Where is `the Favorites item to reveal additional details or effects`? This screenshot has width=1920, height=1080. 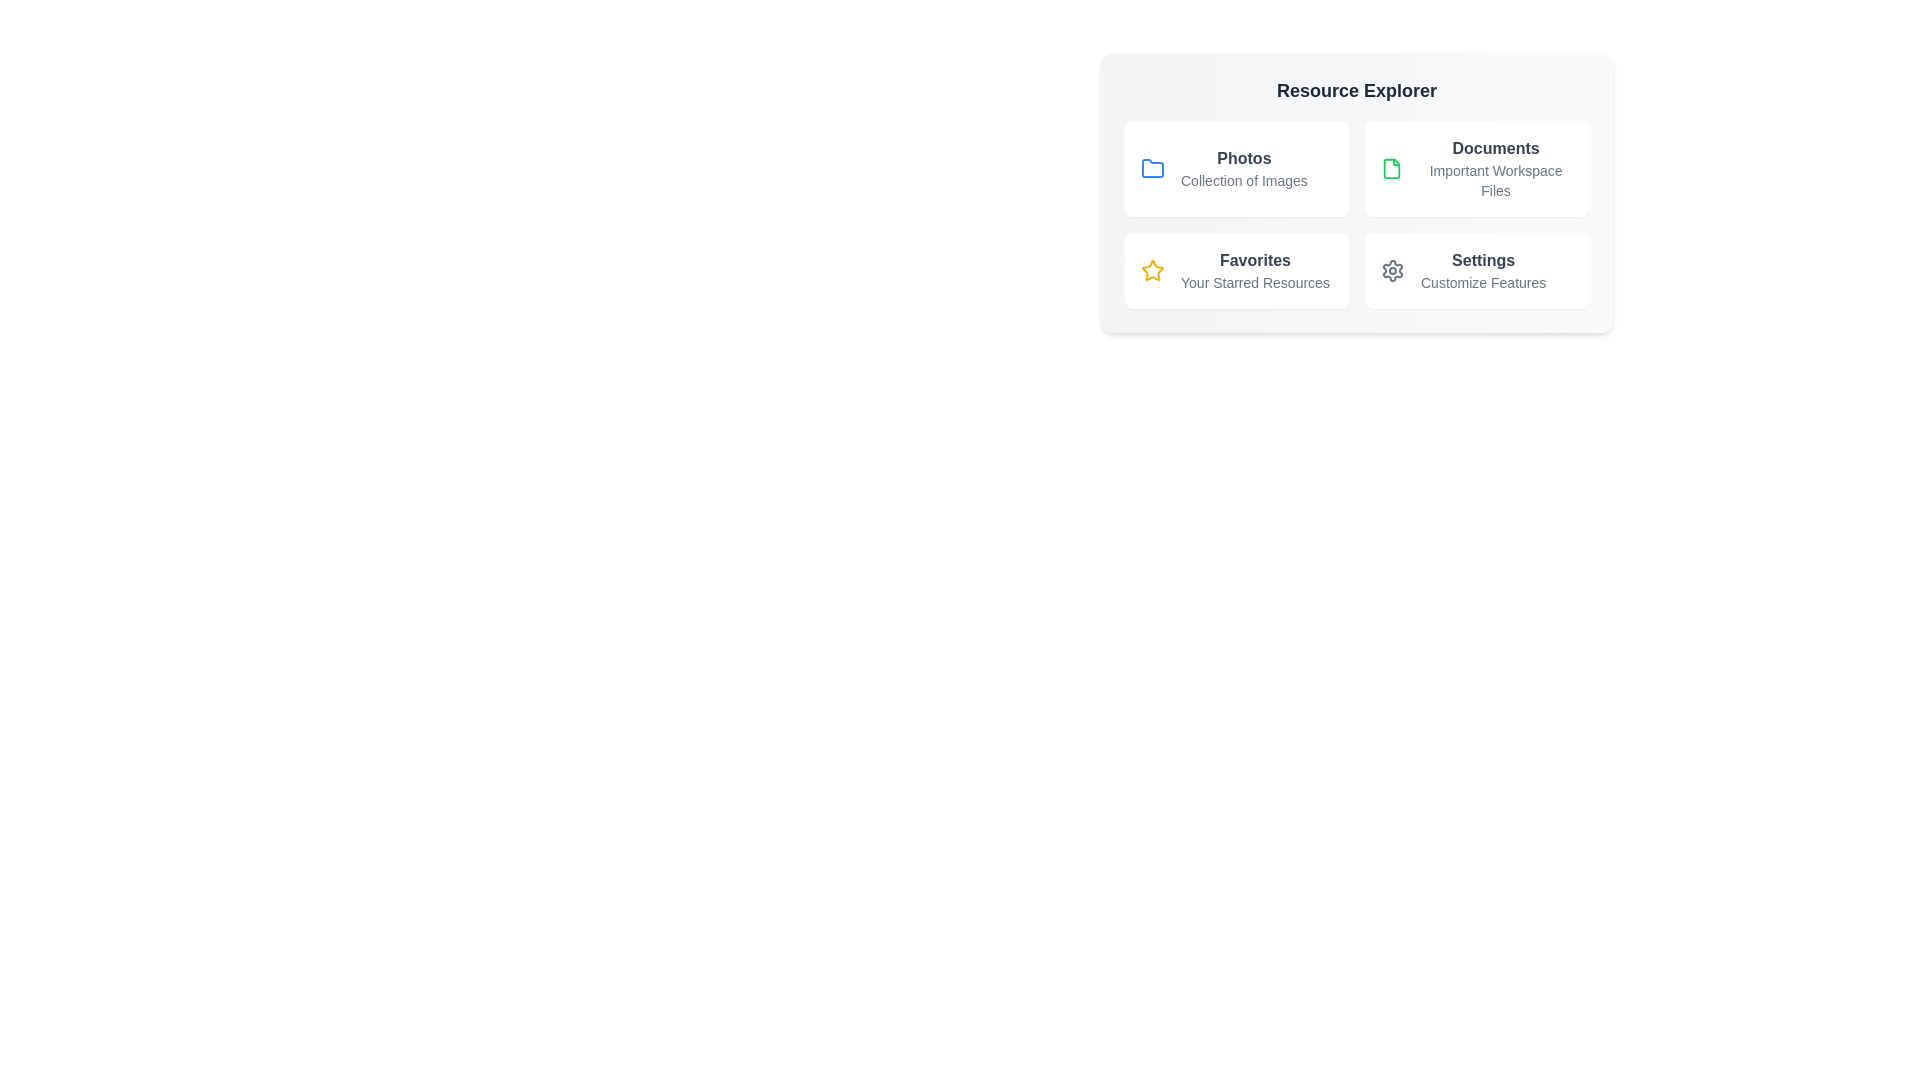
the Favorites item to reveal additional details or effects is located at coordinates (1236, 270).